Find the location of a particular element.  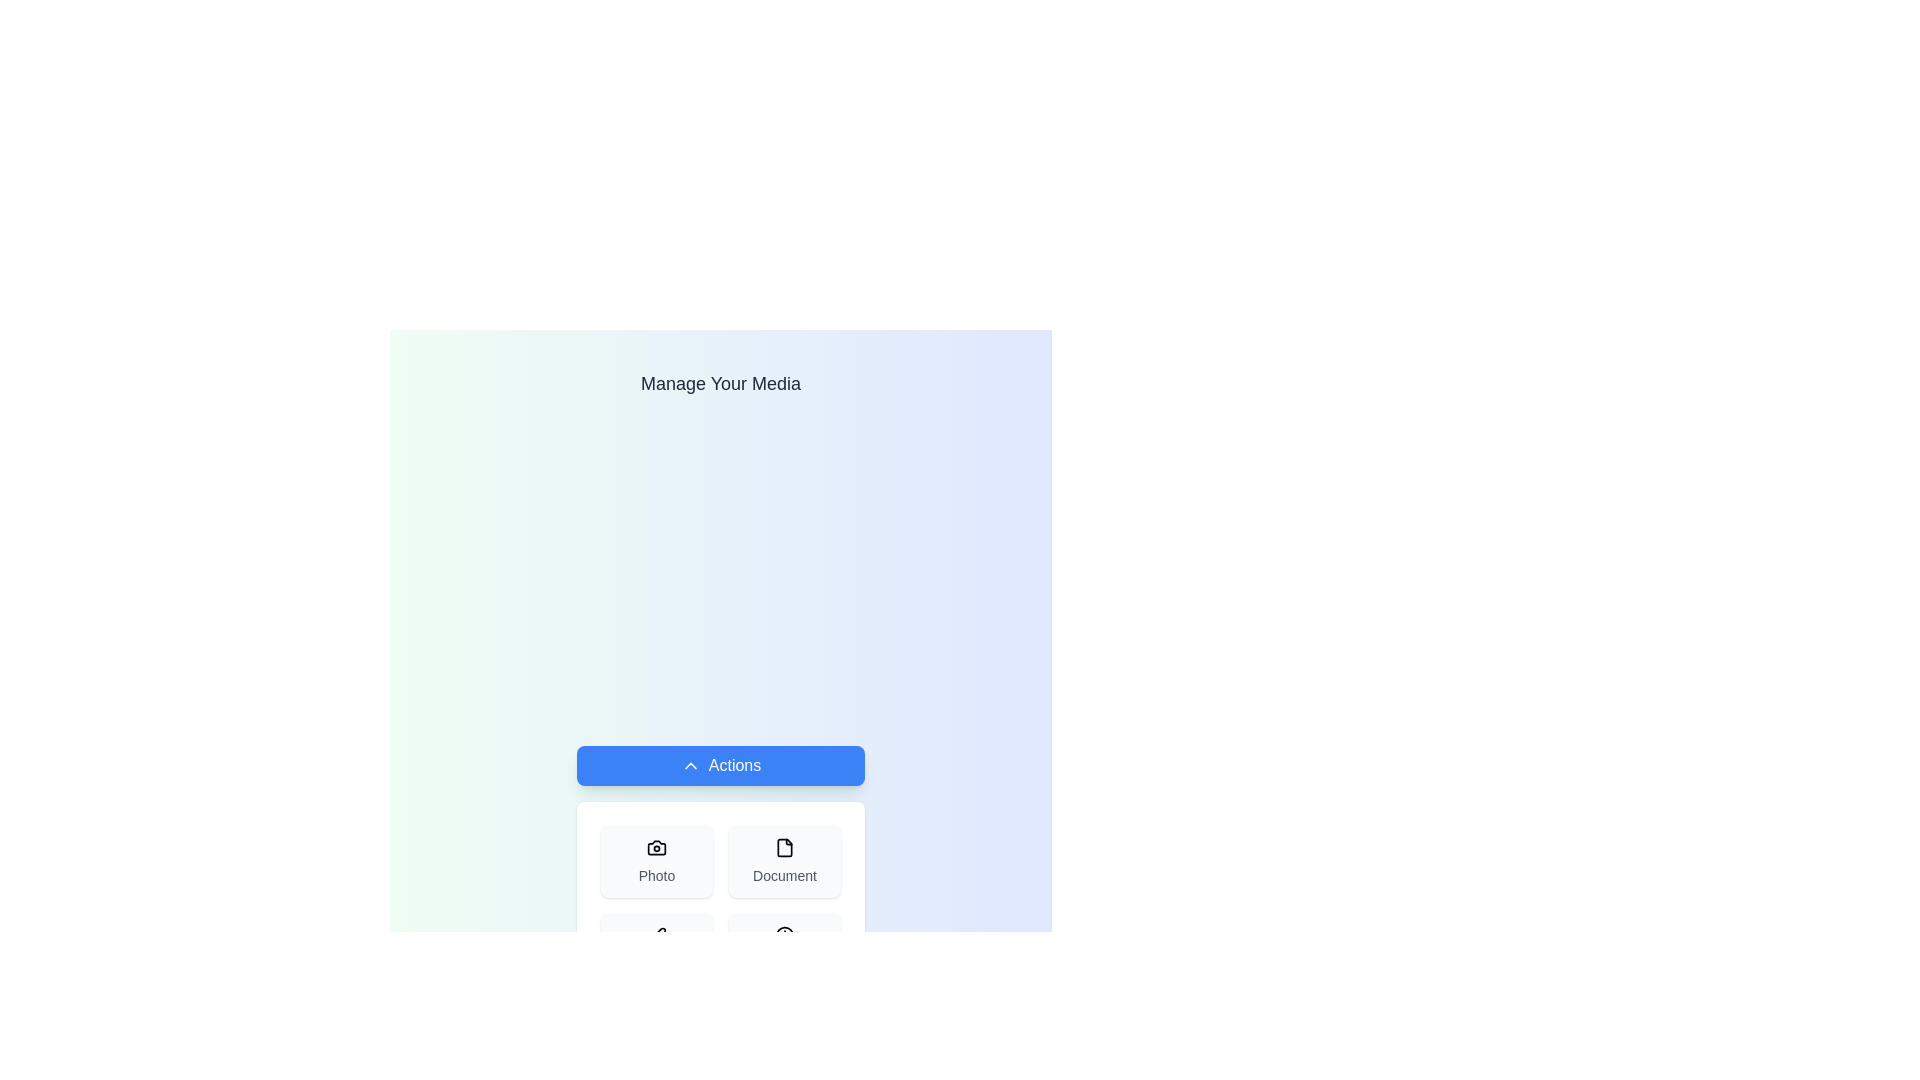

'Actions' button to toggle the visibility of the action menu is located at coordinates (720, 765).